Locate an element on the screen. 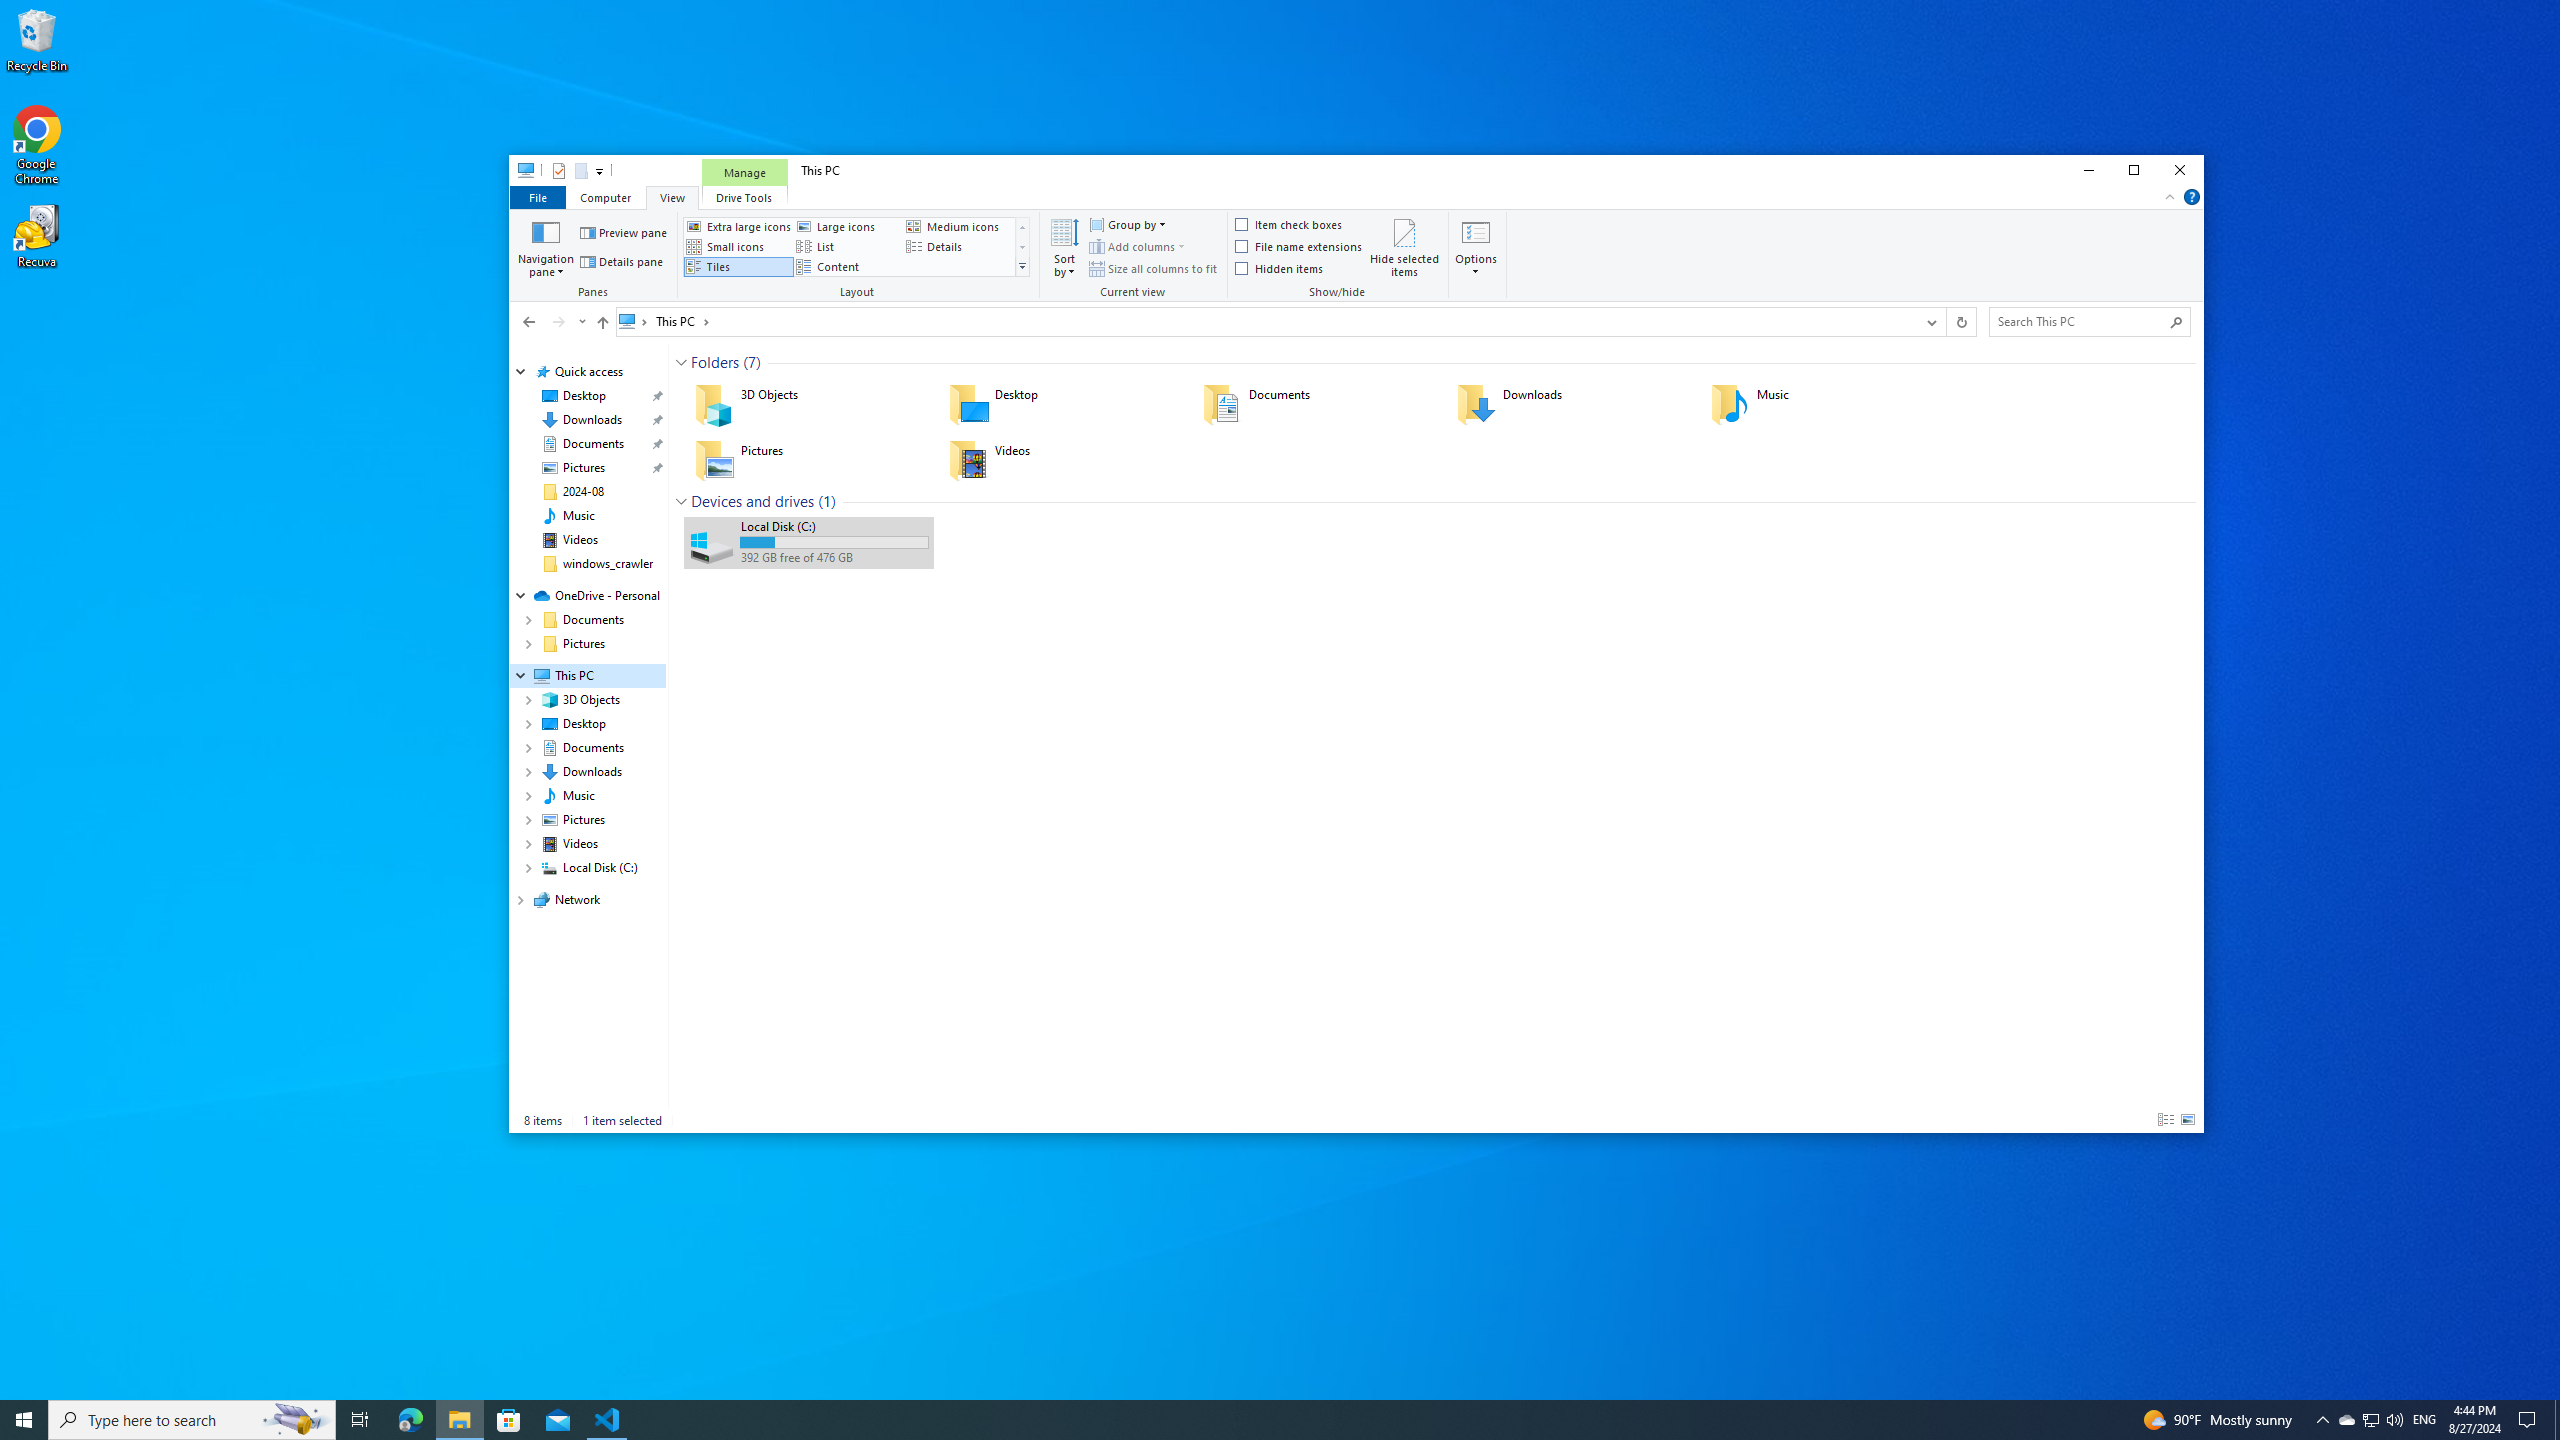  'Group by' is located at coordinates (1126, 225).